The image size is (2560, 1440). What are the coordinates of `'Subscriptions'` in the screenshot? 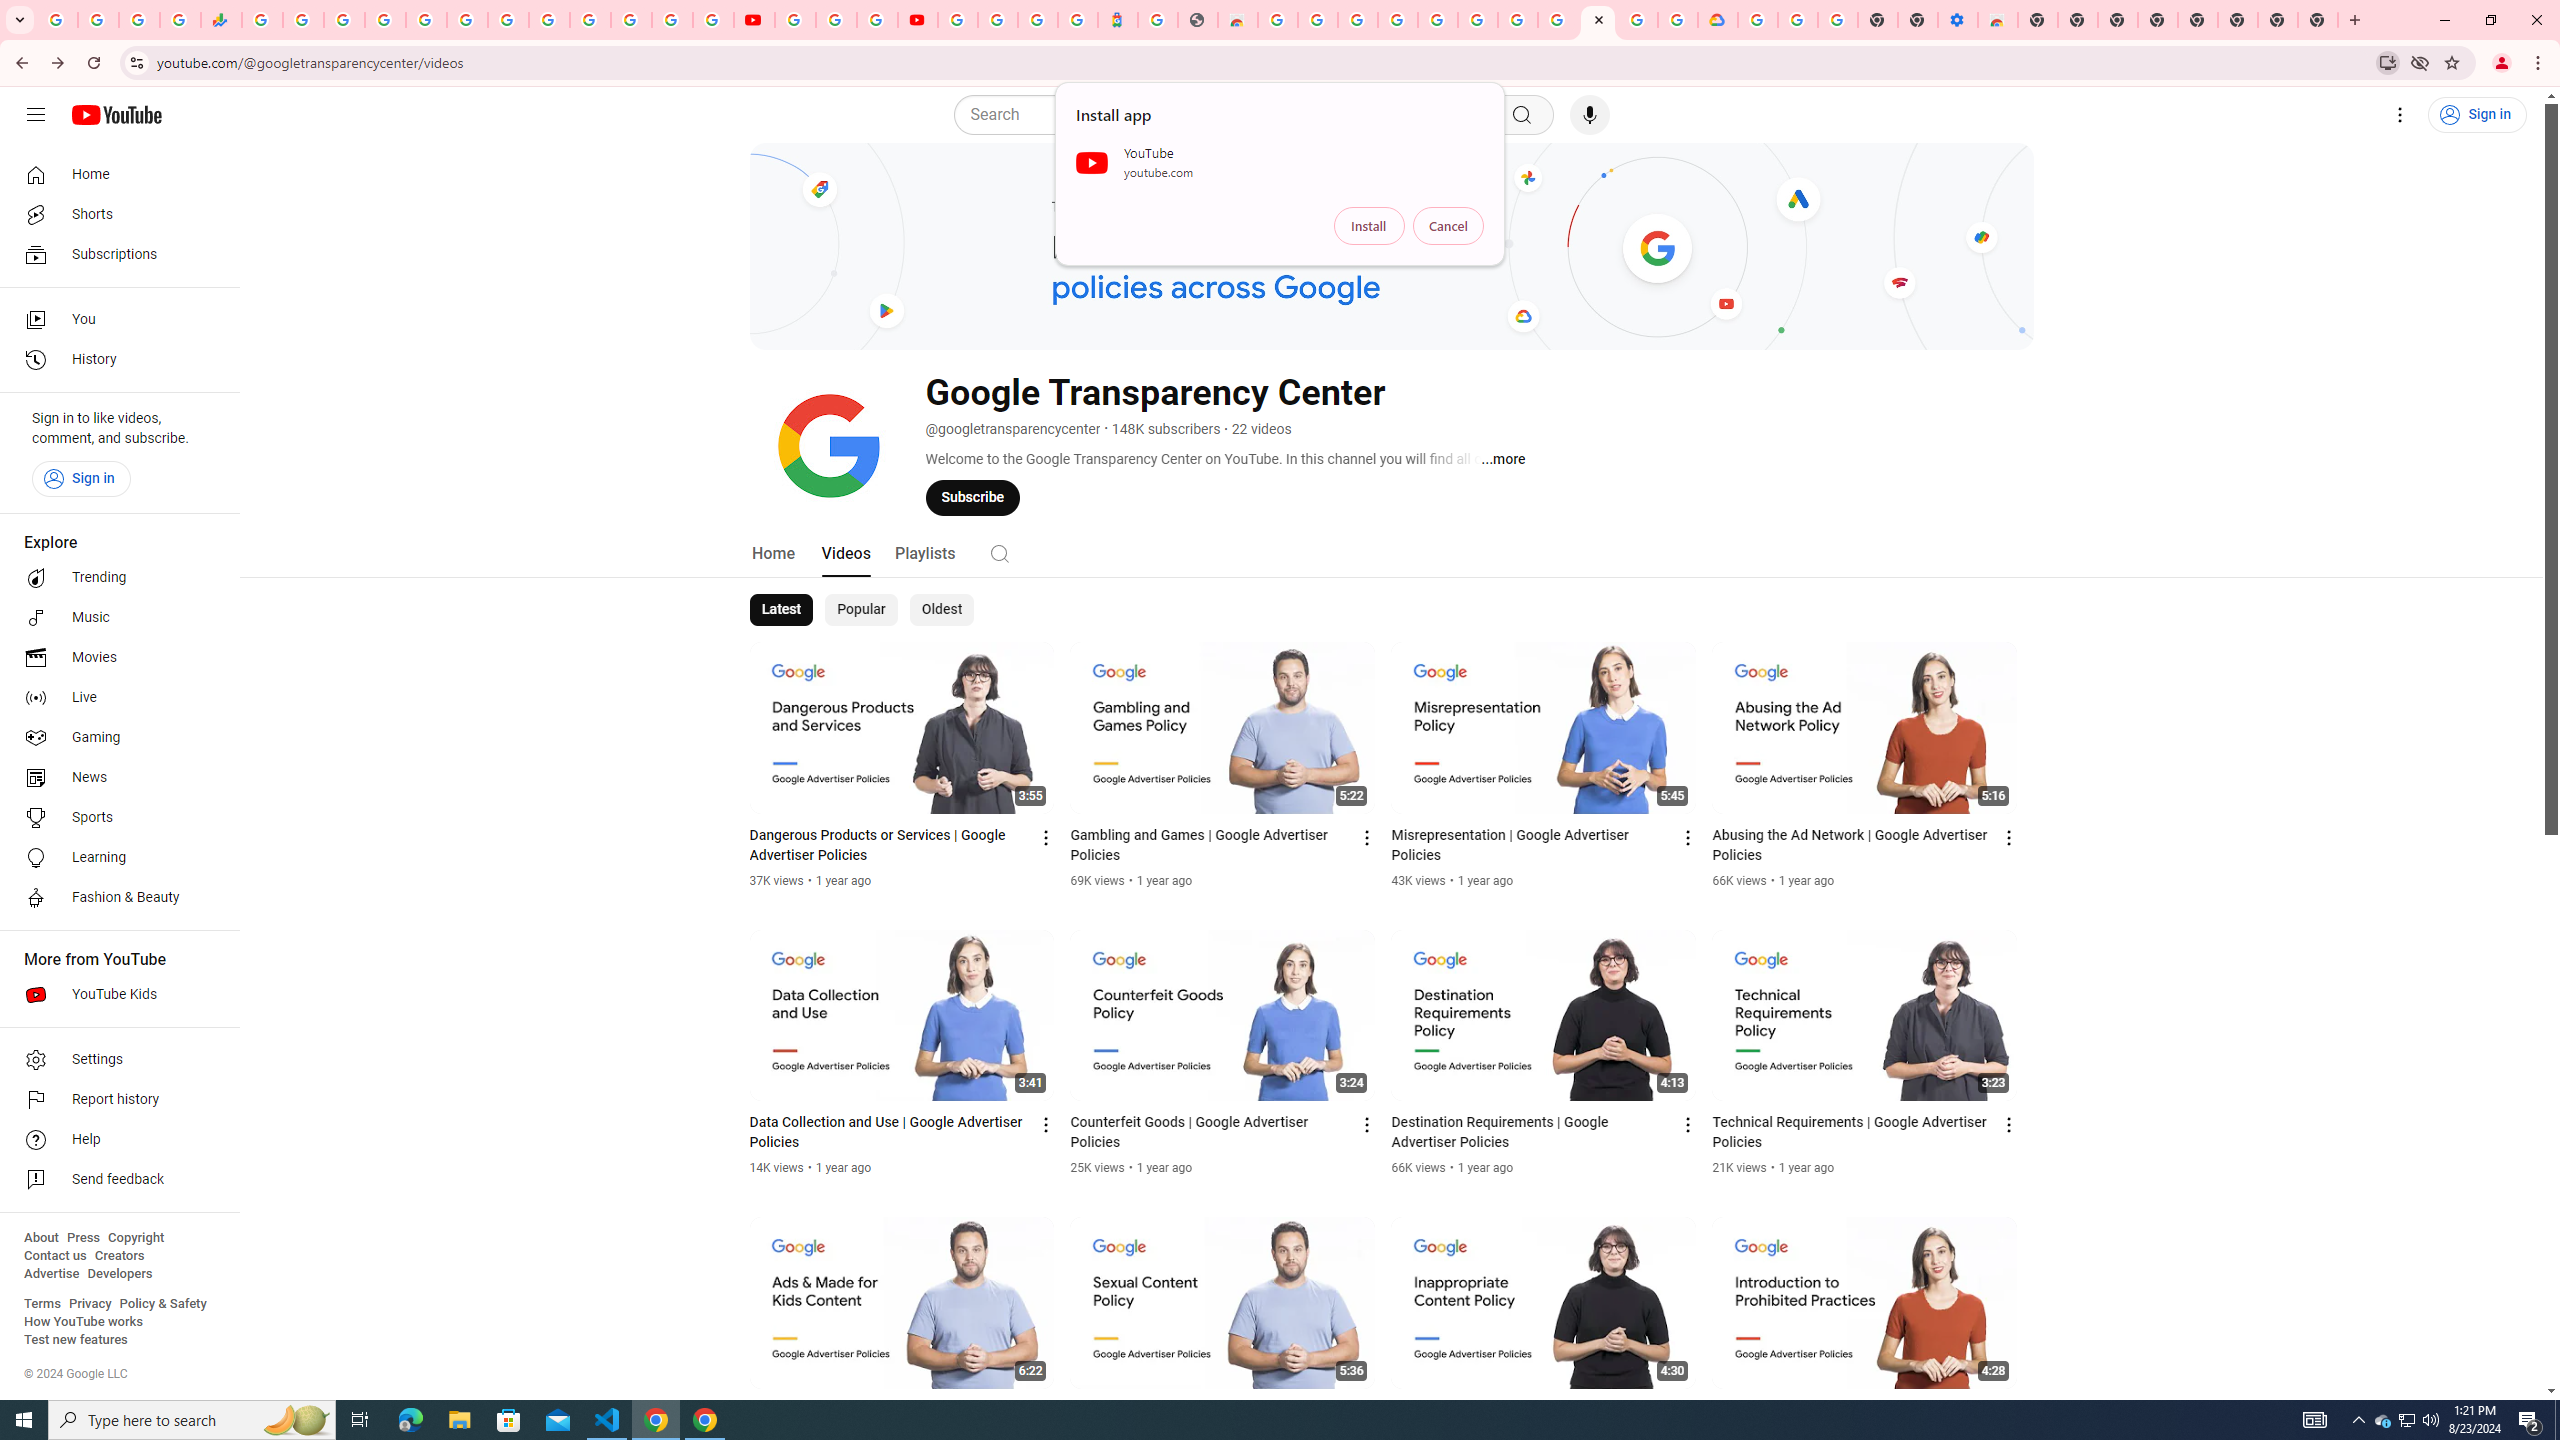 It's located at (113, 253).